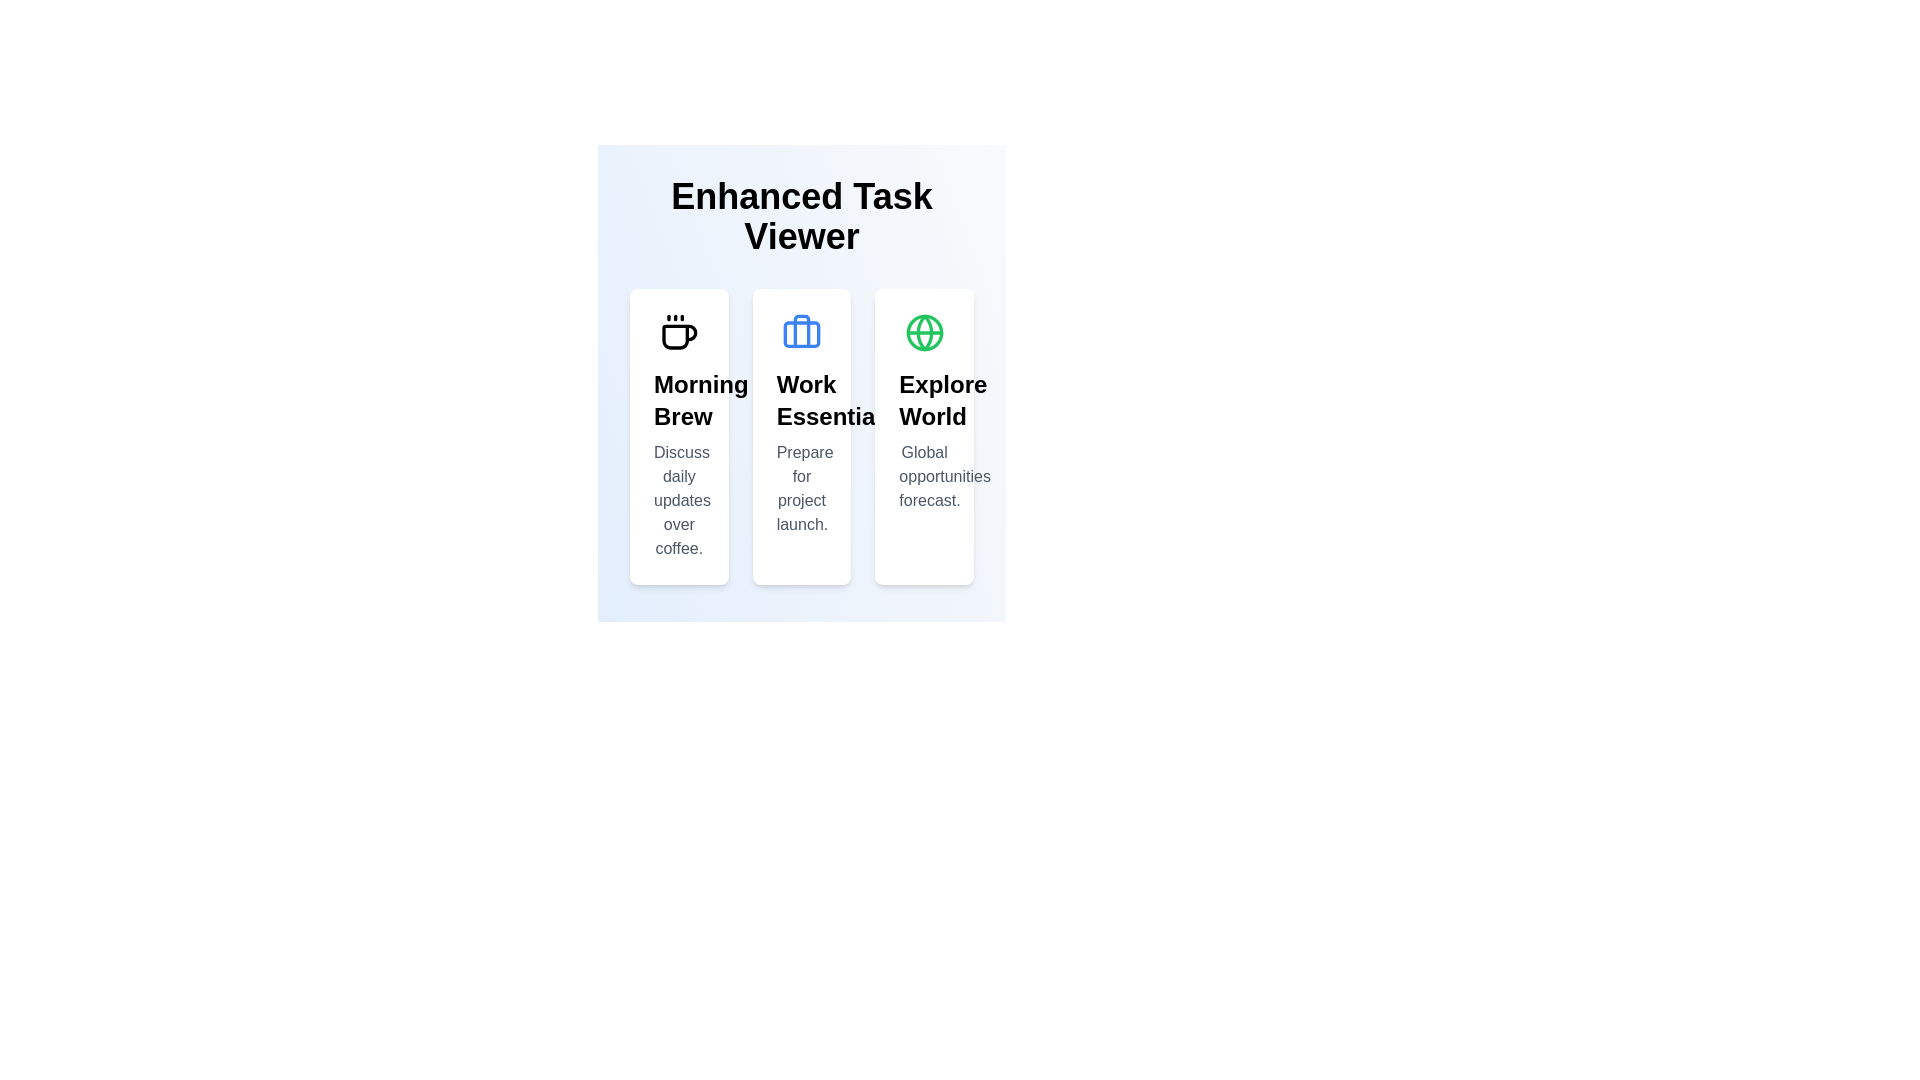 The width and height of the screenshot is (1920, 1080). Describe the element at coordinates (801, 331) in the screenshot. I see `the blue briefcase icon located above the 'Work Essentials' text within the second card of the 'Enhanced Task Viewer'` at that location.